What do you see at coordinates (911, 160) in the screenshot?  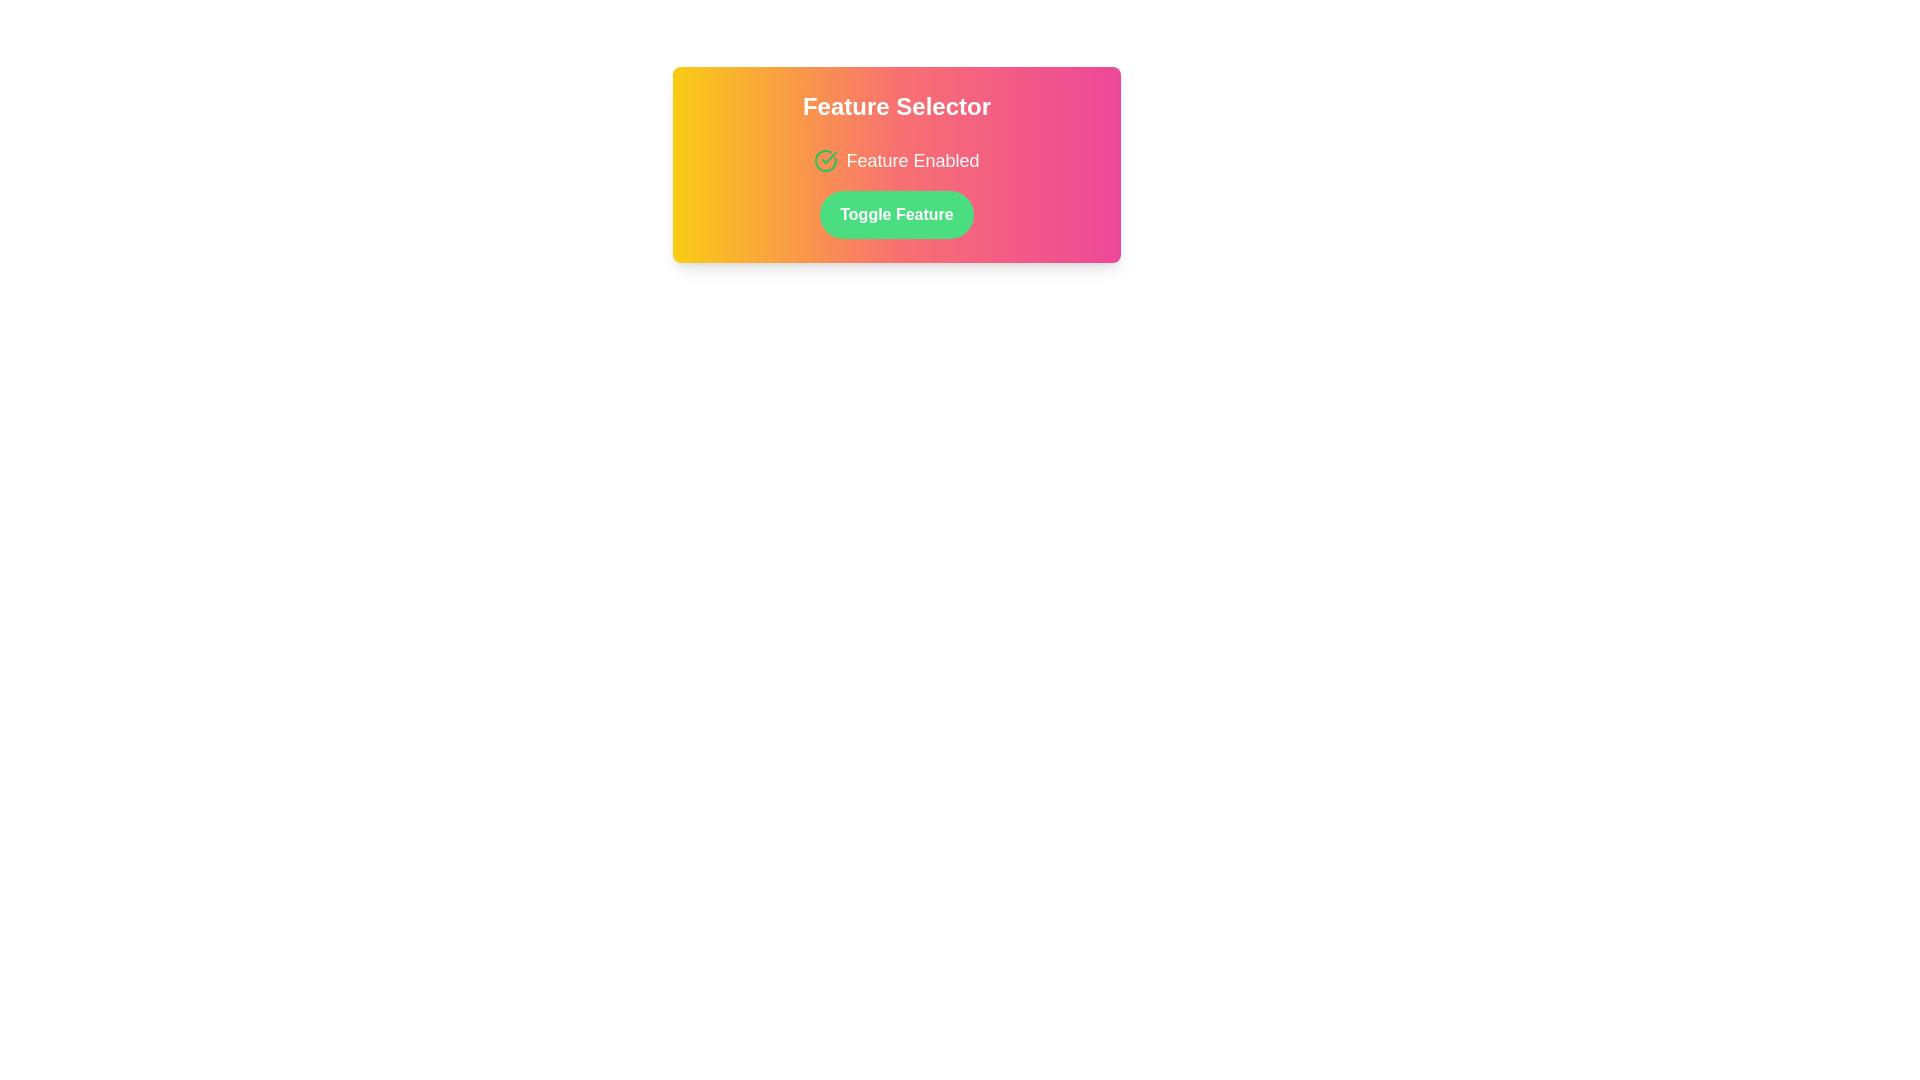 I see `the status message text label indicating that a feature is currently enabled, which is located below 'Feature Selector' and above the 'Toggle Feature' button` at bounding box center [911, 160].